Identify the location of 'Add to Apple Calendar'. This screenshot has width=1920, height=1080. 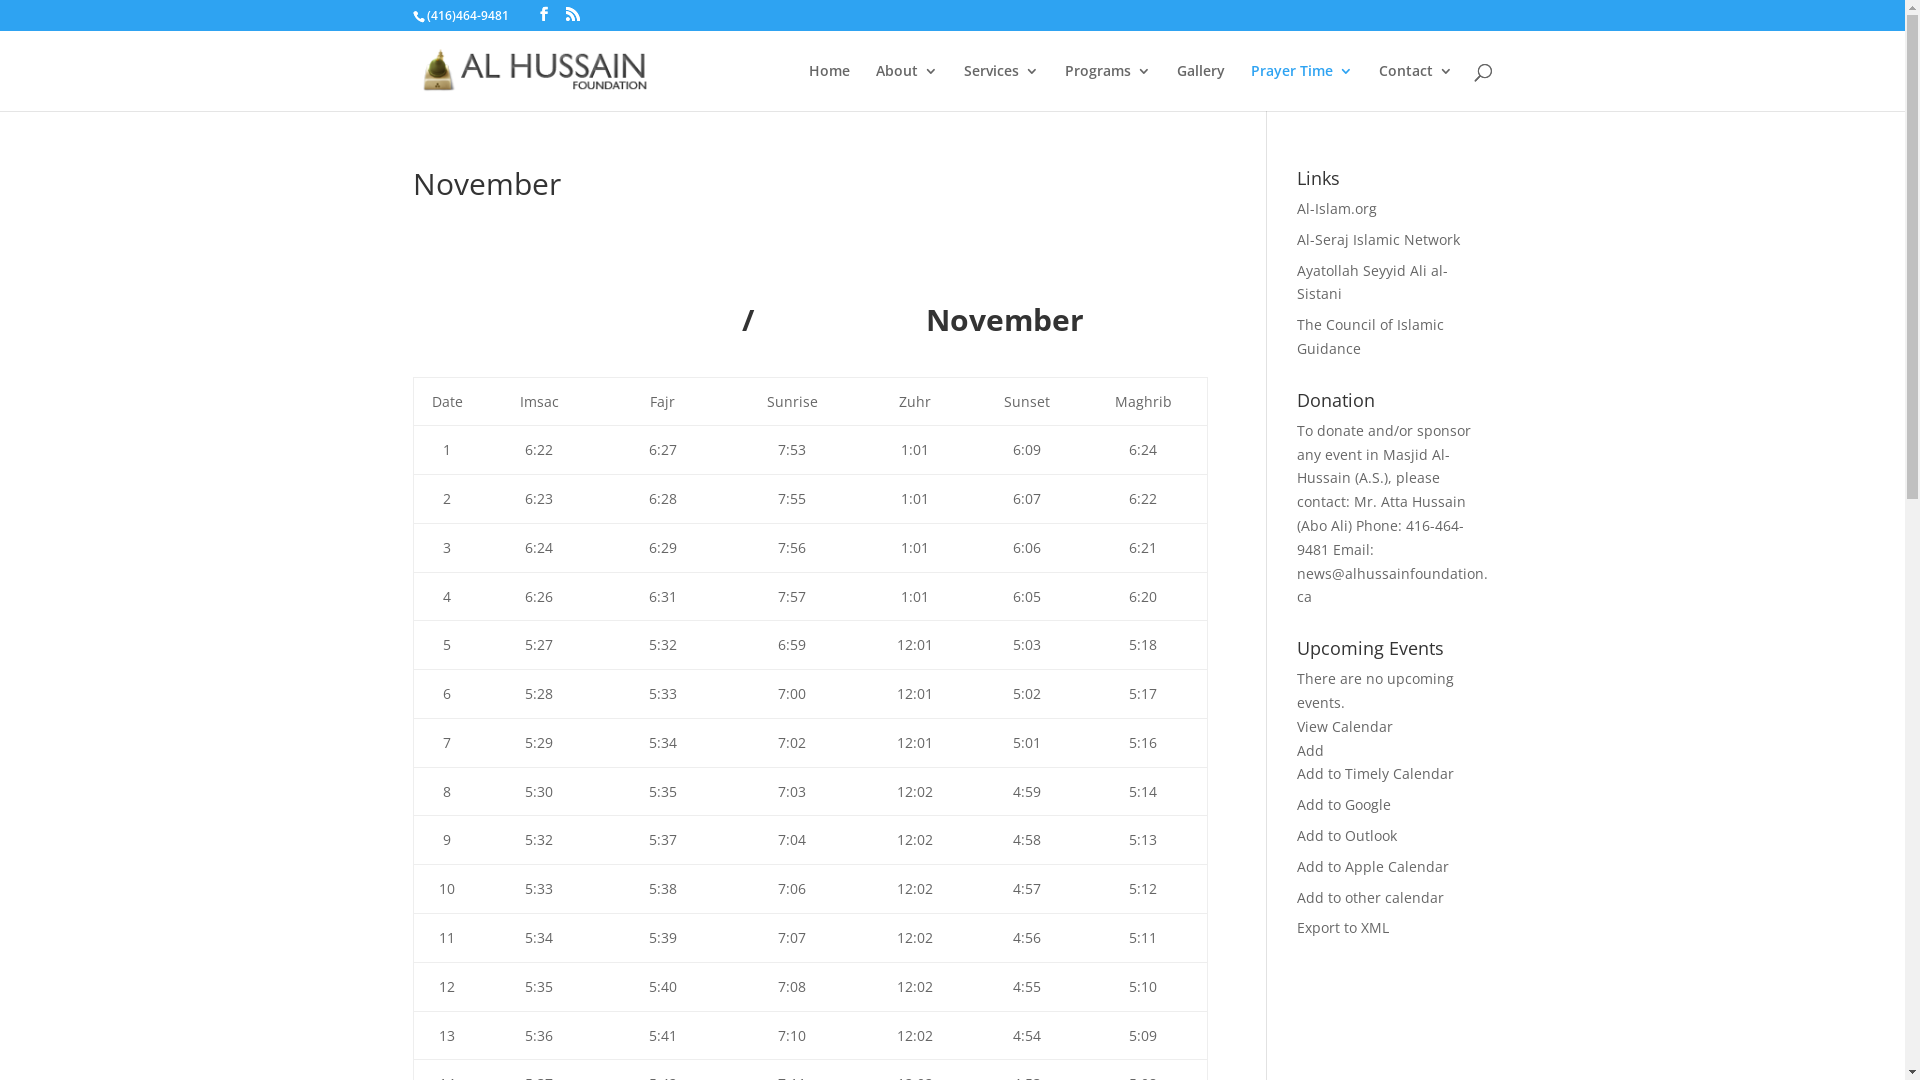
(1296, 865).